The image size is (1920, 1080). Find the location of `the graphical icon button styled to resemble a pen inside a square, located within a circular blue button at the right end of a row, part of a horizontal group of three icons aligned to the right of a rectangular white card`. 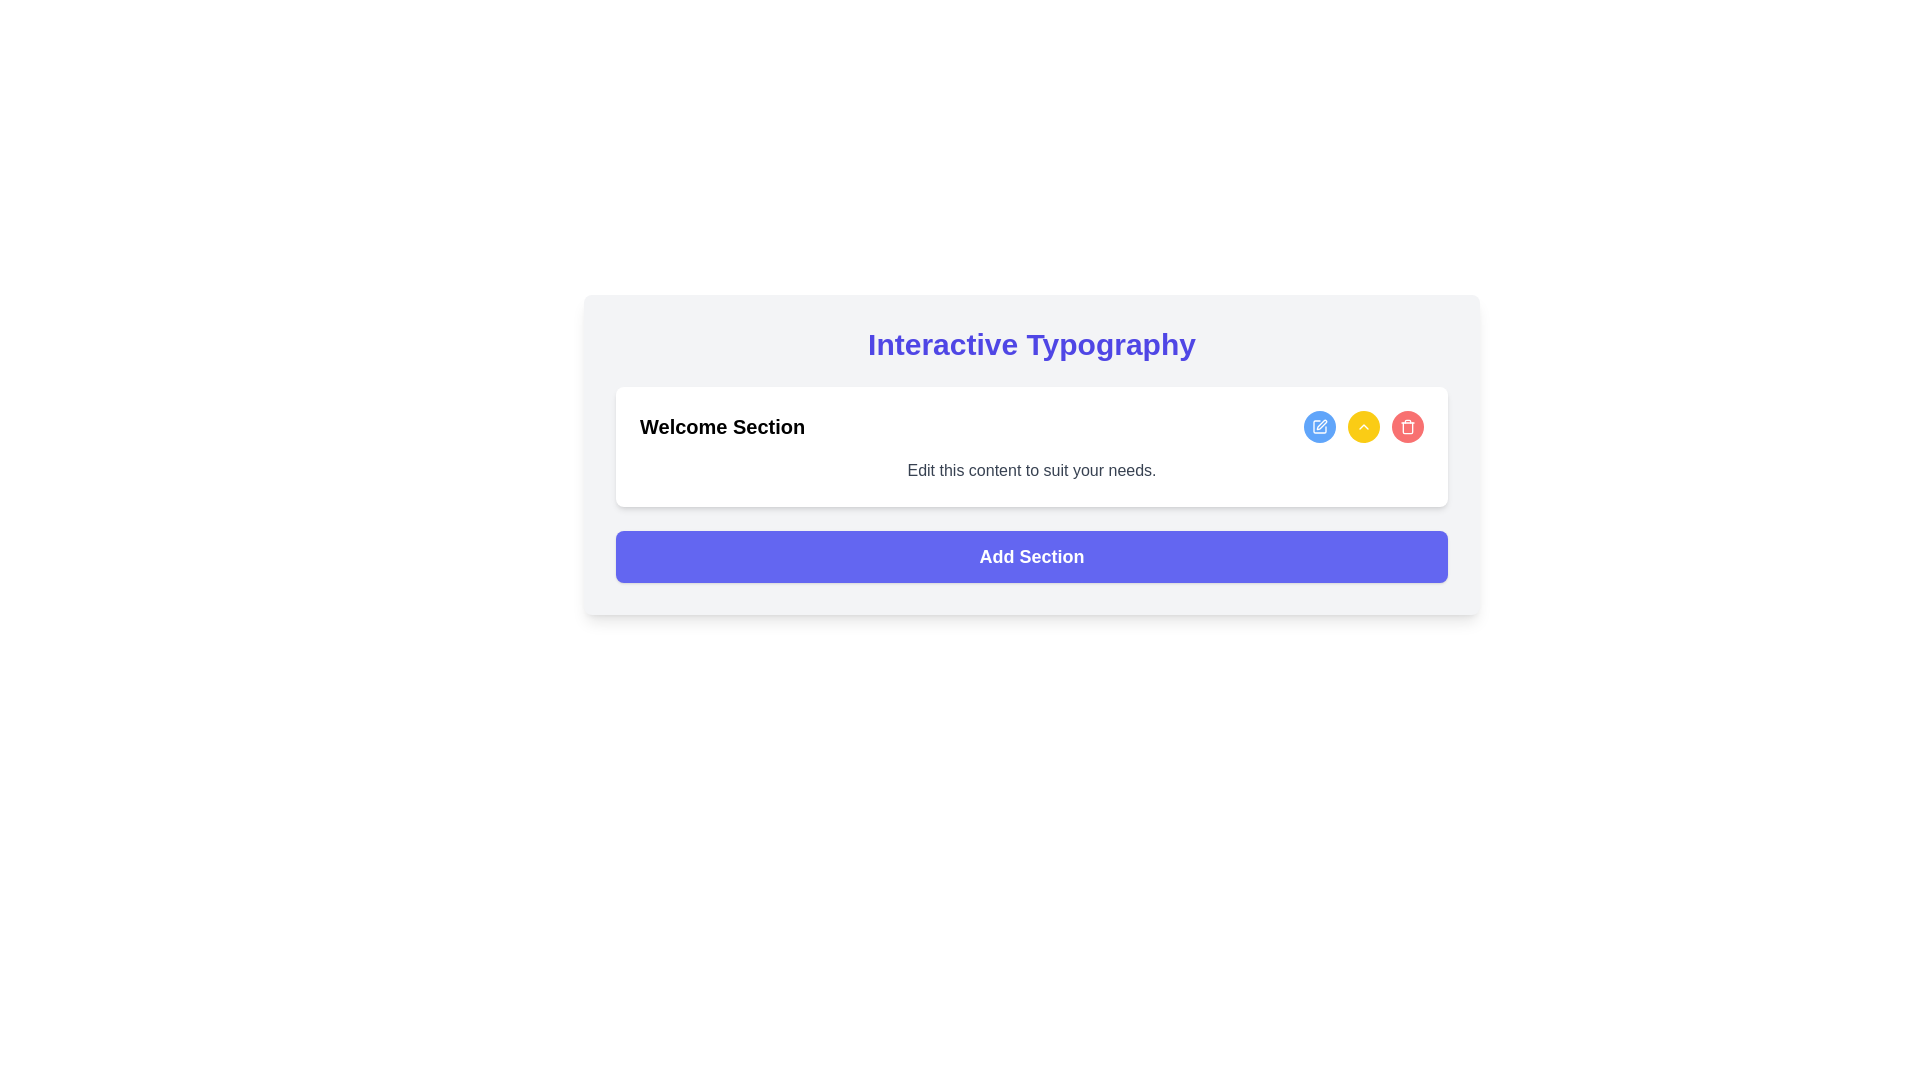

the graphical icon button styled to resemble a pen inside a square, located within a circular blue button at the right end of a row, part of a horizontal group of three icons aligned to the right of a rectangular white card is located at coordinates (1320, 426).